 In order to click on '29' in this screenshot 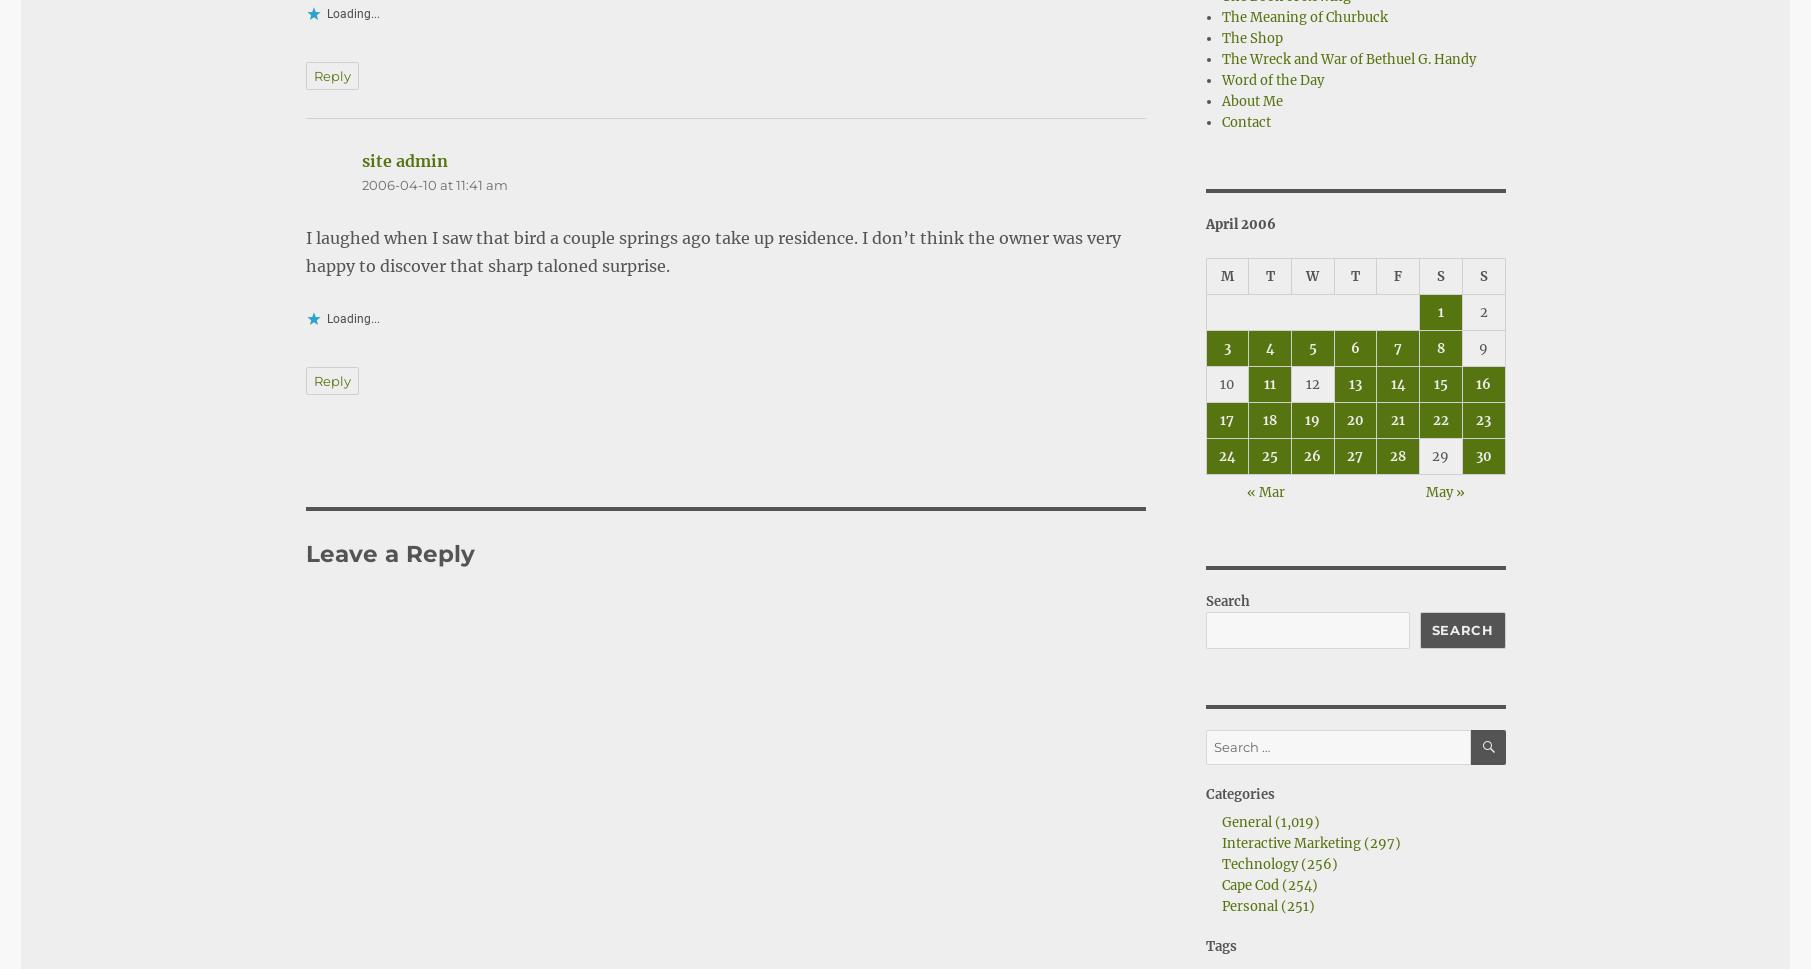, I will do `click(1440, 455)`.